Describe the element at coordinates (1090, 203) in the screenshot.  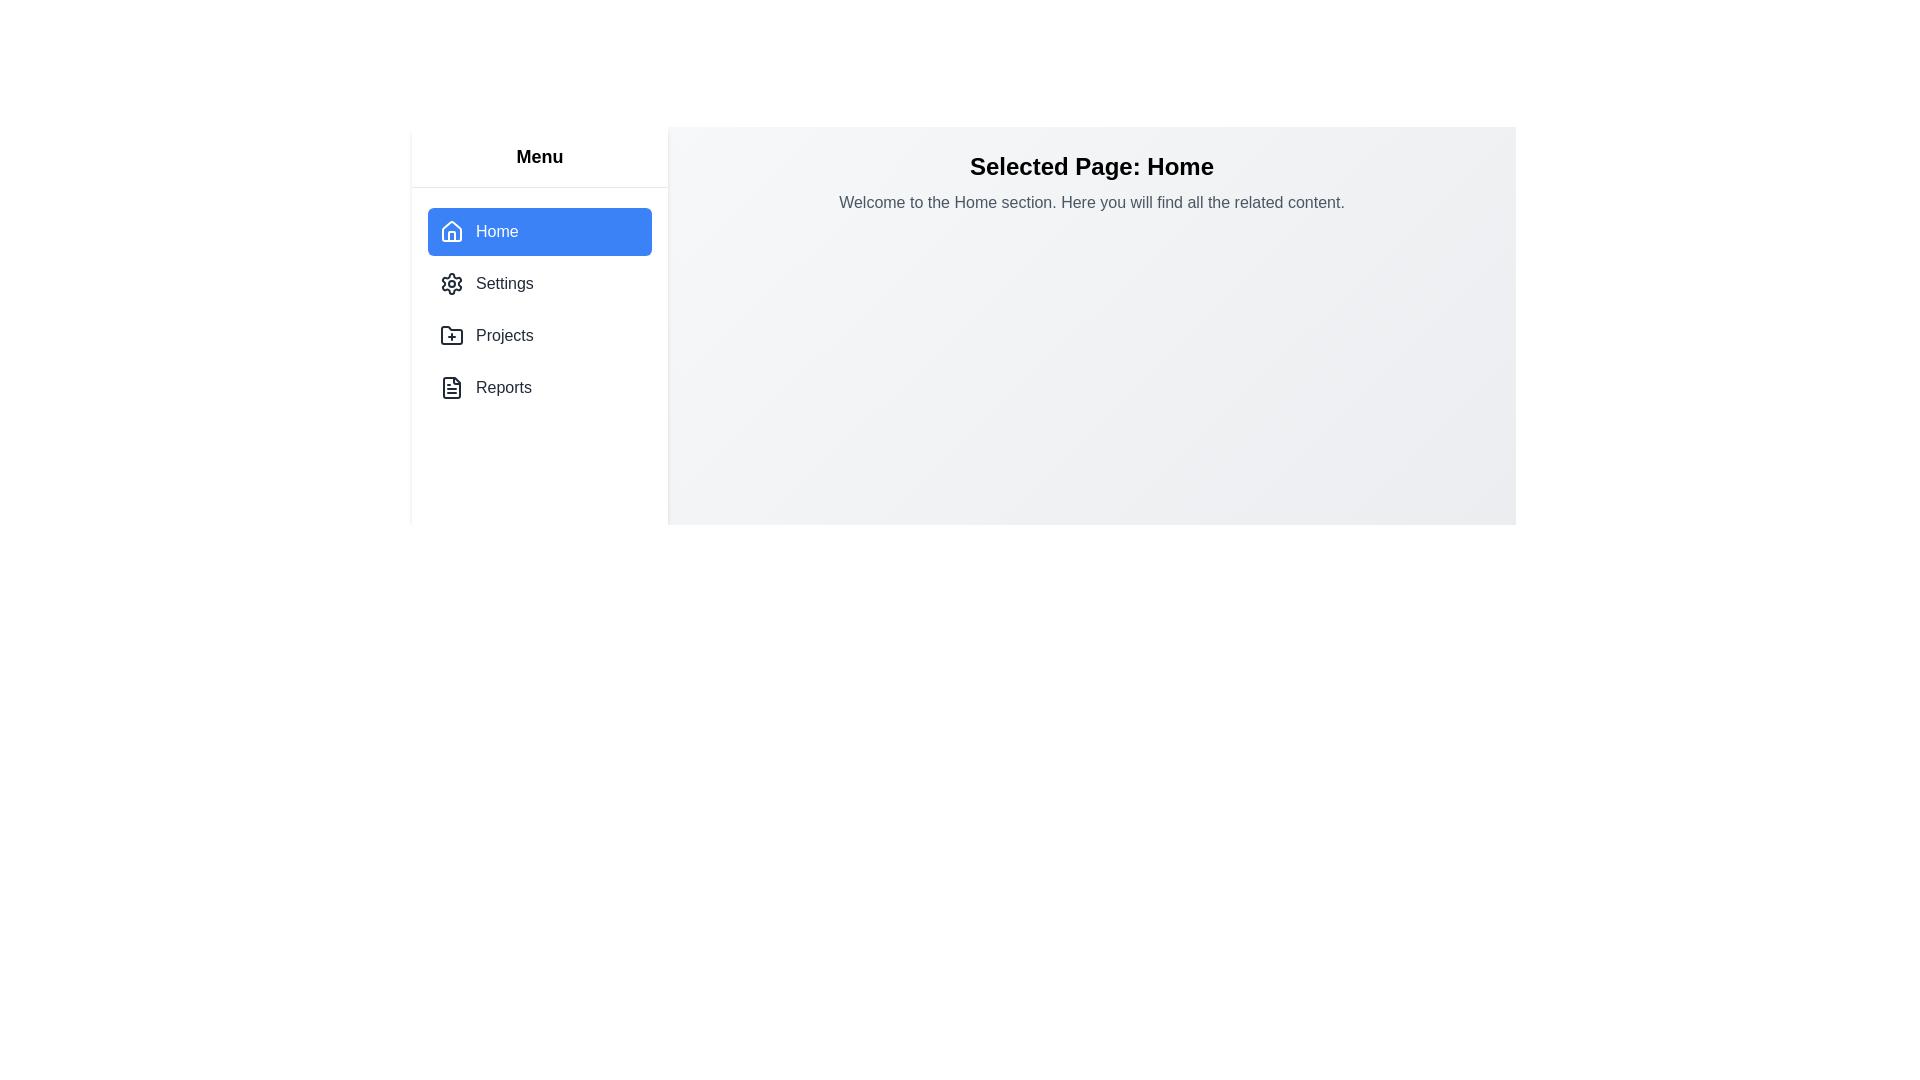
I see `the static text label that reads 'Welcome to the Home section. Here you will find all the related content.' which is positioned beneath the header 'Selected Page: Home'` at that location.